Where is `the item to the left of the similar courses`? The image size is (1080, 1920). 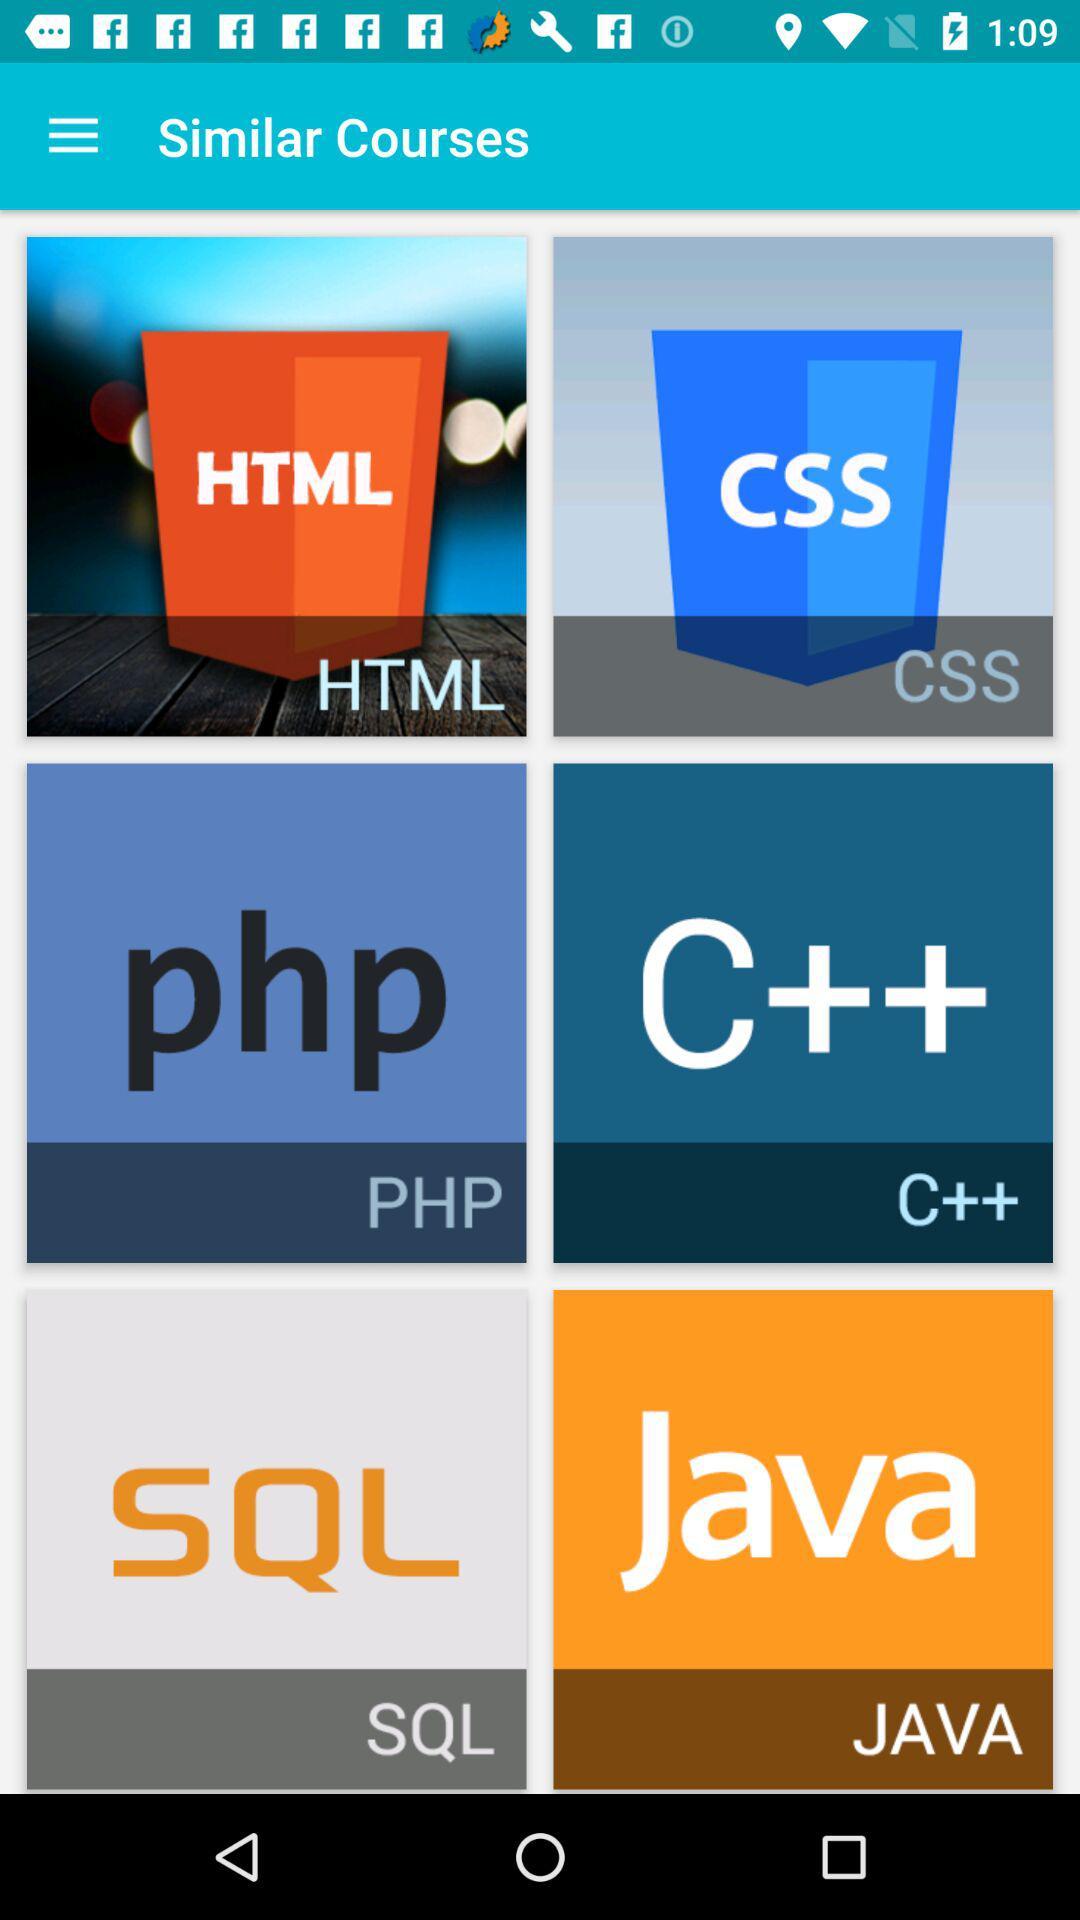 the item to the left of the similar courses is located at coordinates (72, 135).